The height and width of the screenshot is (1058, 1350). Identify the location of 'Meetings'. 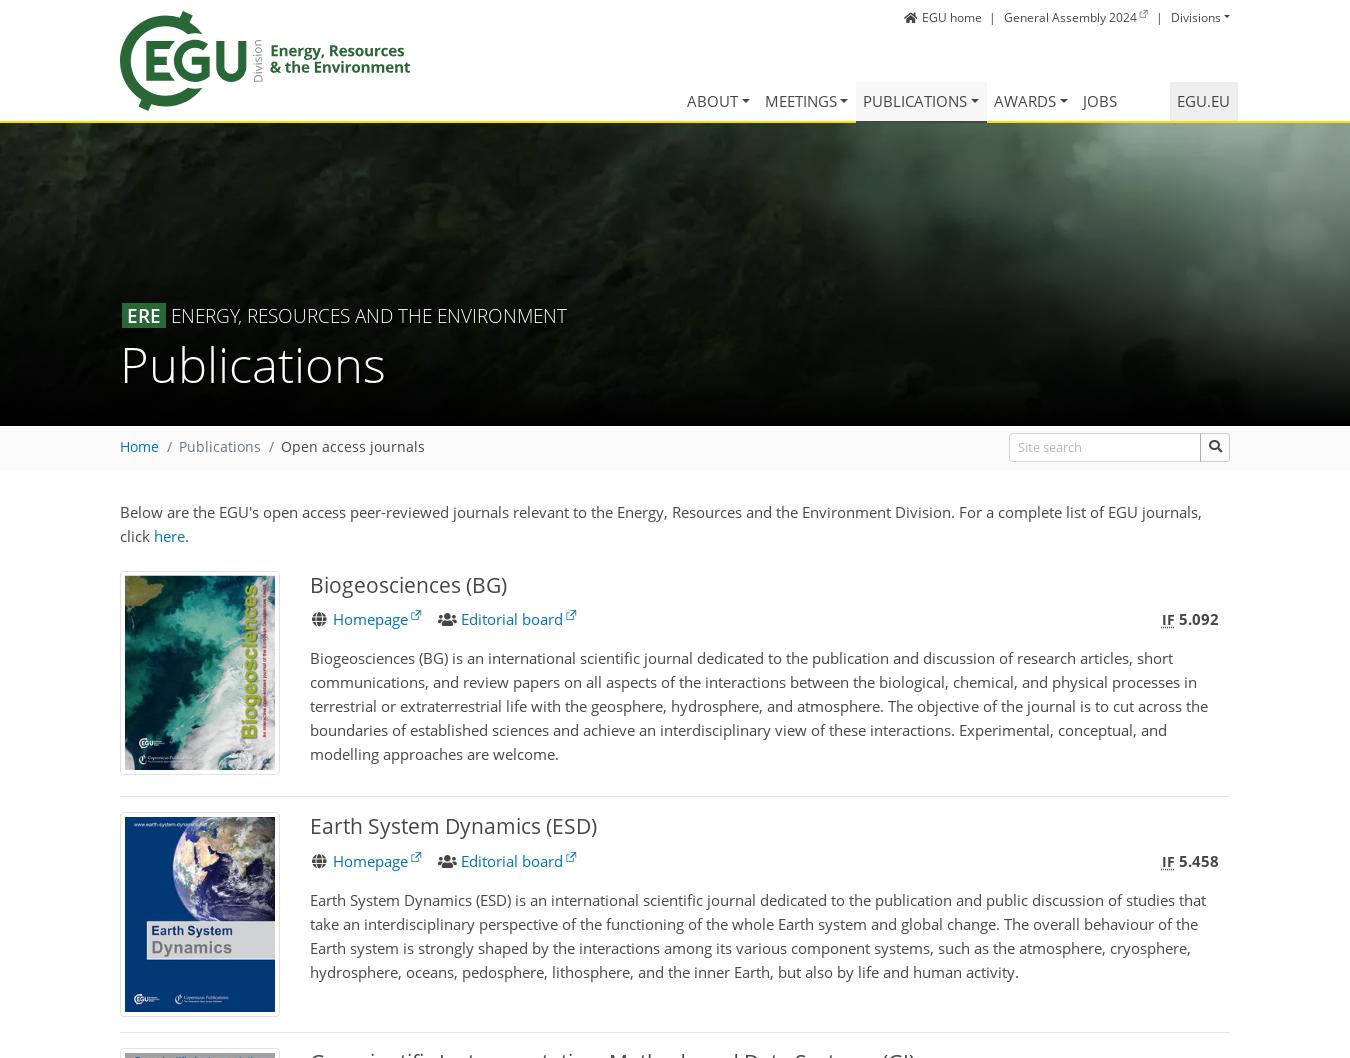
(800, 100).